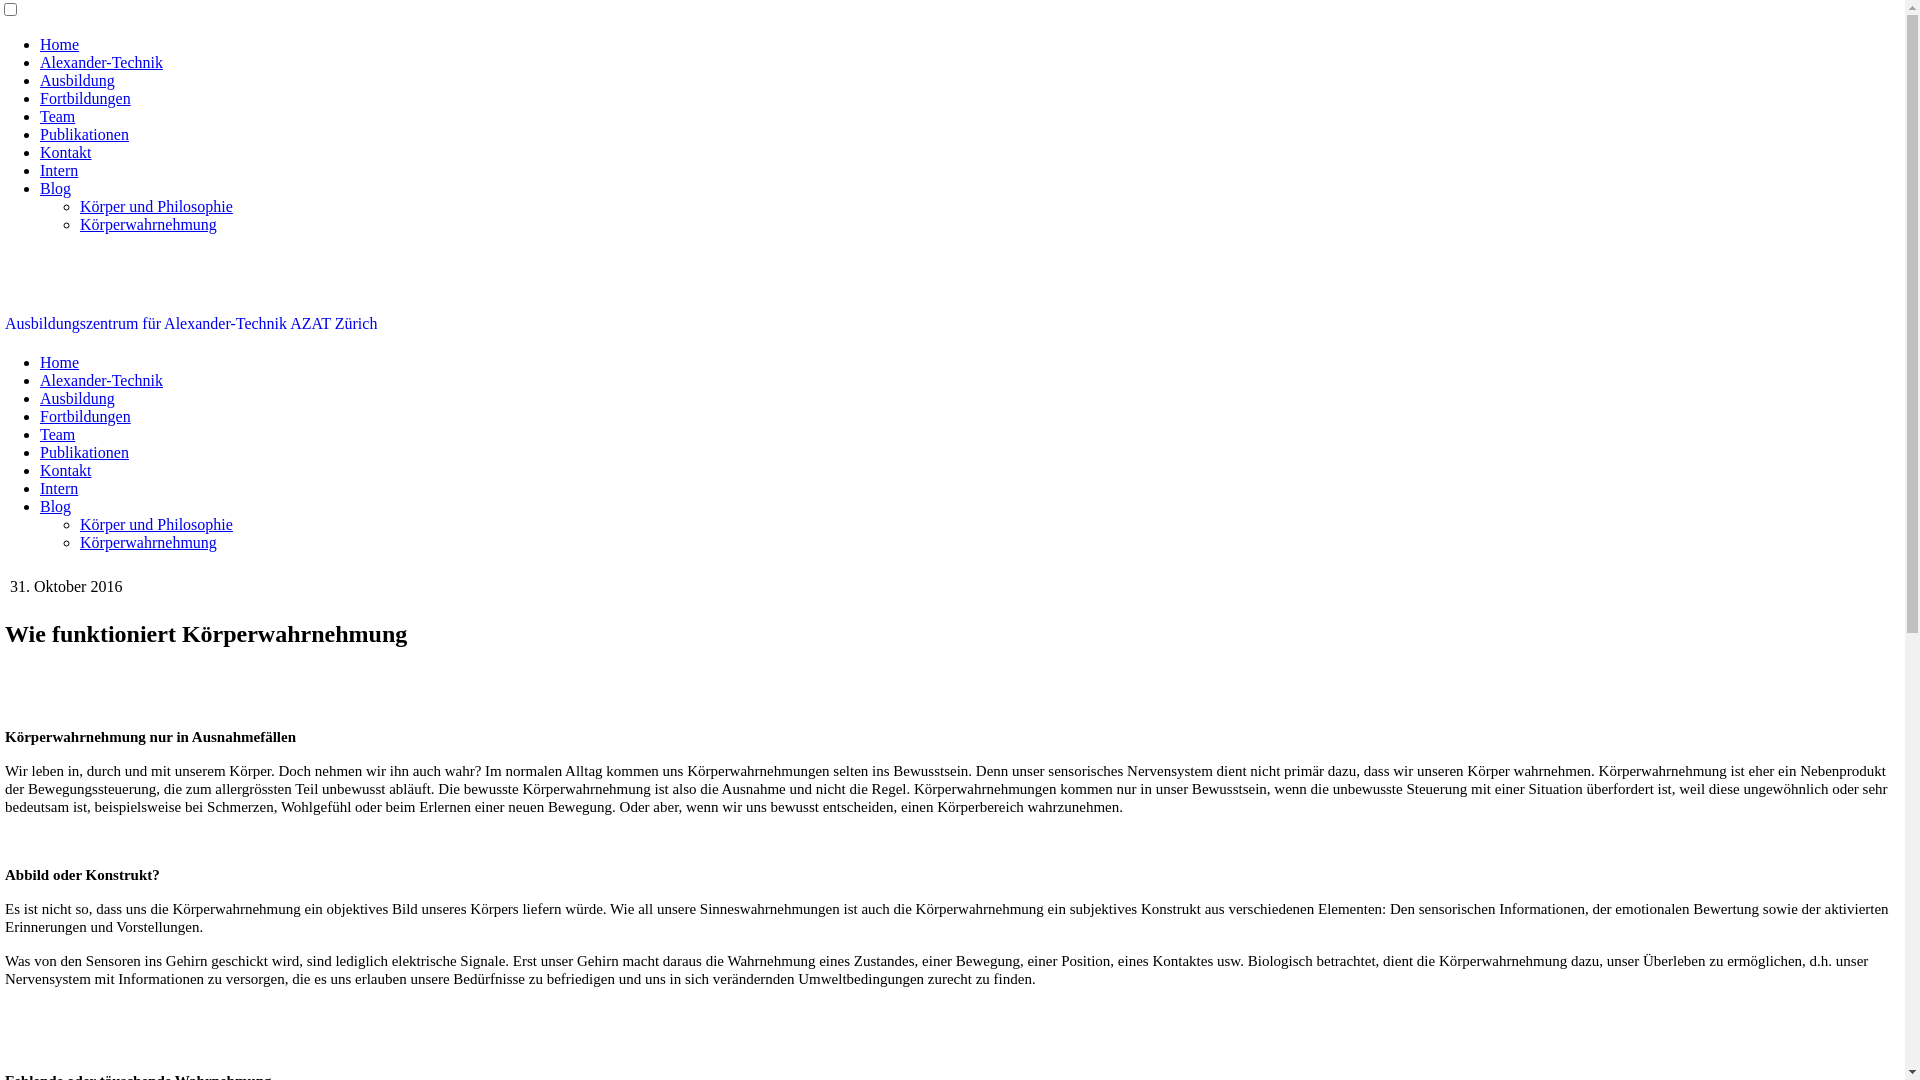 The width and height of the screenshot is (1920, 1080). I want to click on 'Alexander-Technik', so click(100, 61).